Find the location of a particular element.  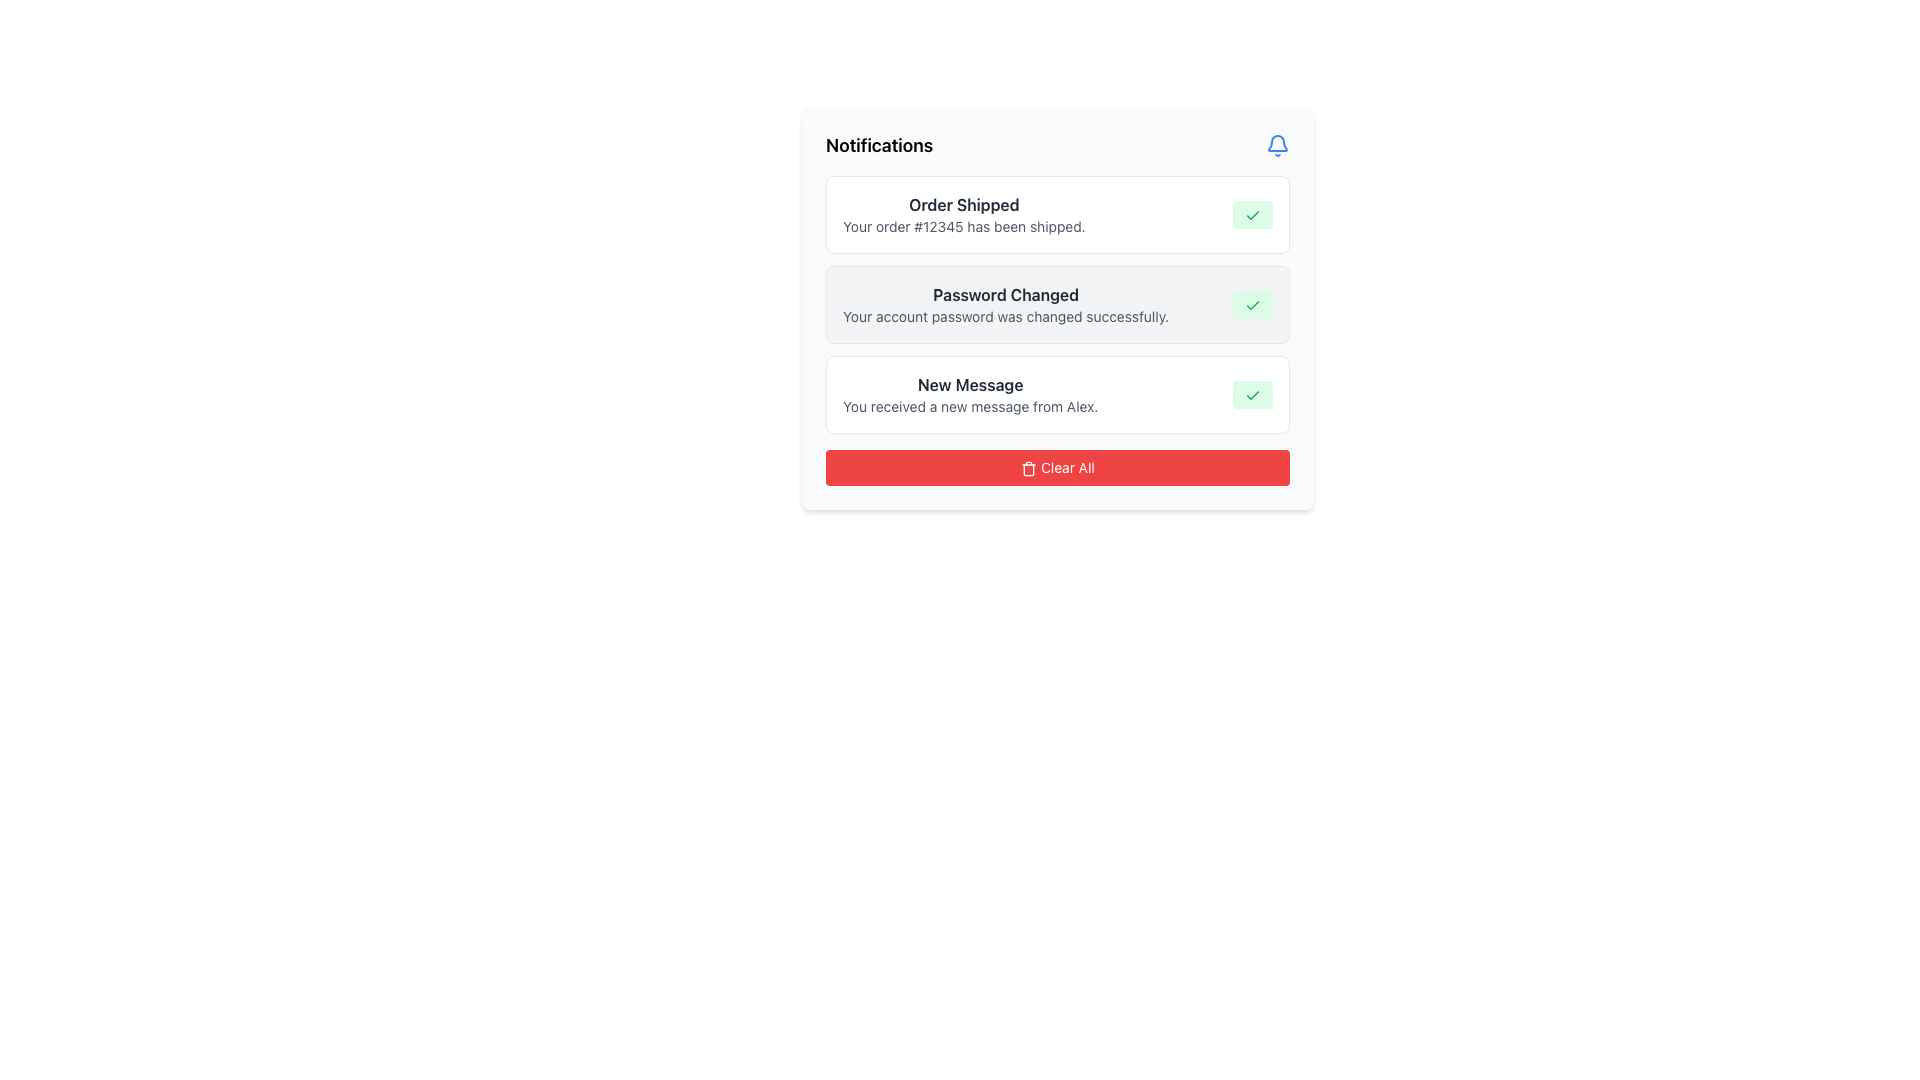

the Text Label that serves as the title for the notification entry, located above the smaller description text within the third notification card from the top of the list is located at coordinates (970, 385).